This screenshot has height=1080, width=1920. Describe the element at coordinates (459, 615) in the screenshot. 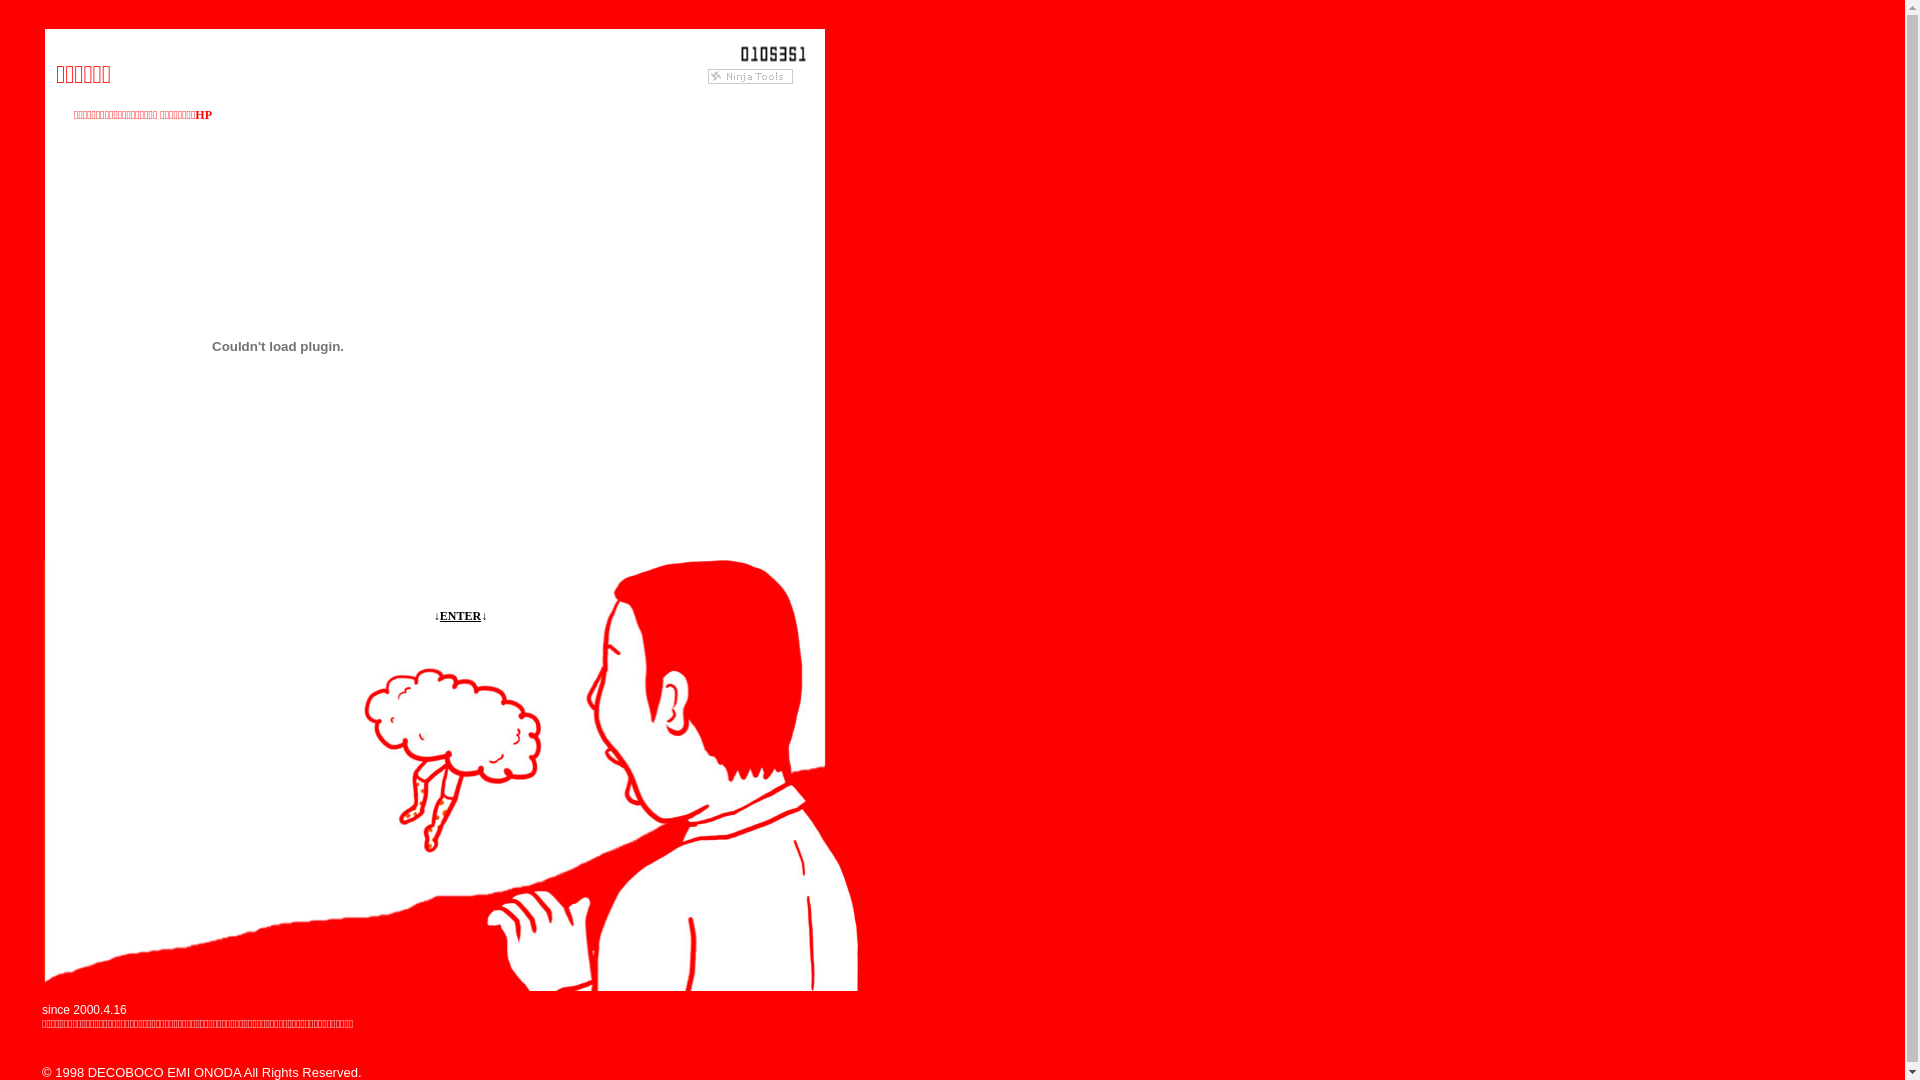

I see `'ENTER'` at that location.